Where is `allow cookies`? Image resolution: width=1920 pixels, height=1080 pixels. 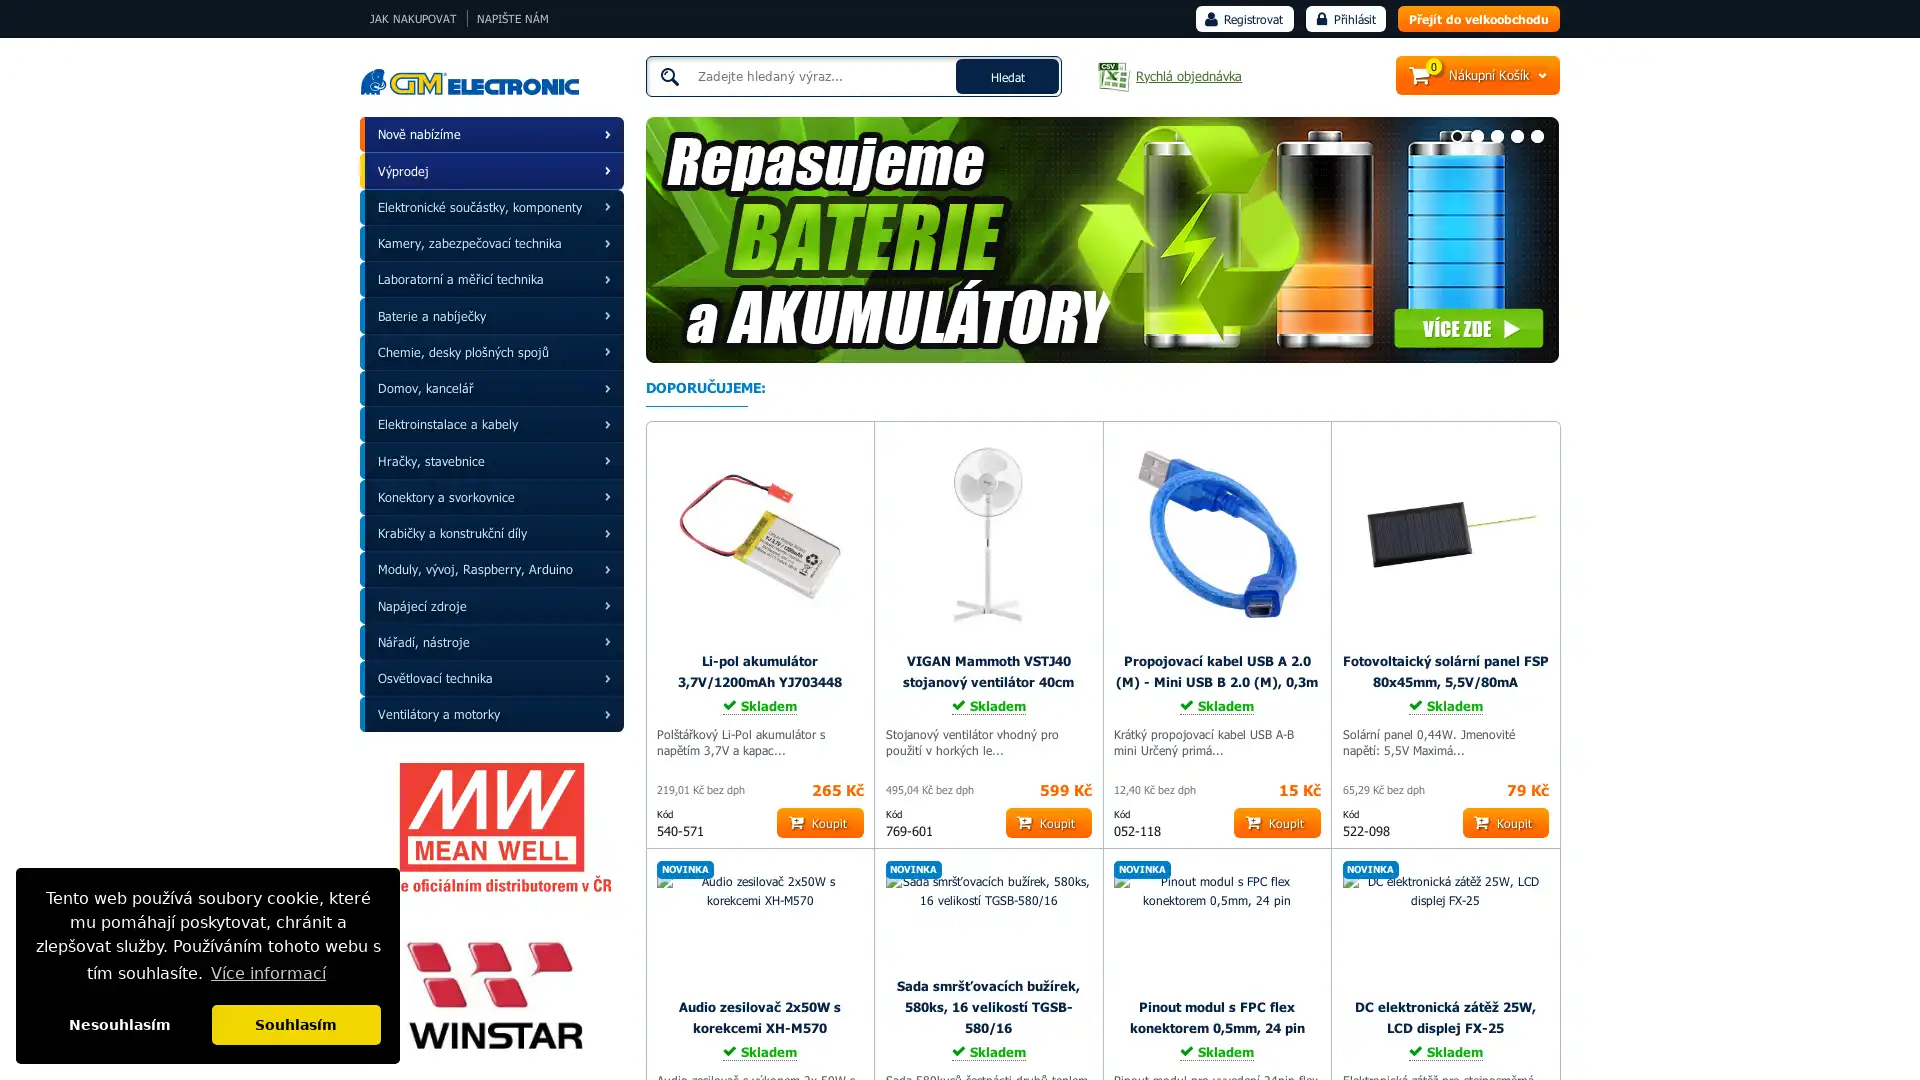
allow cookies is located at coordinates (294, 1024).